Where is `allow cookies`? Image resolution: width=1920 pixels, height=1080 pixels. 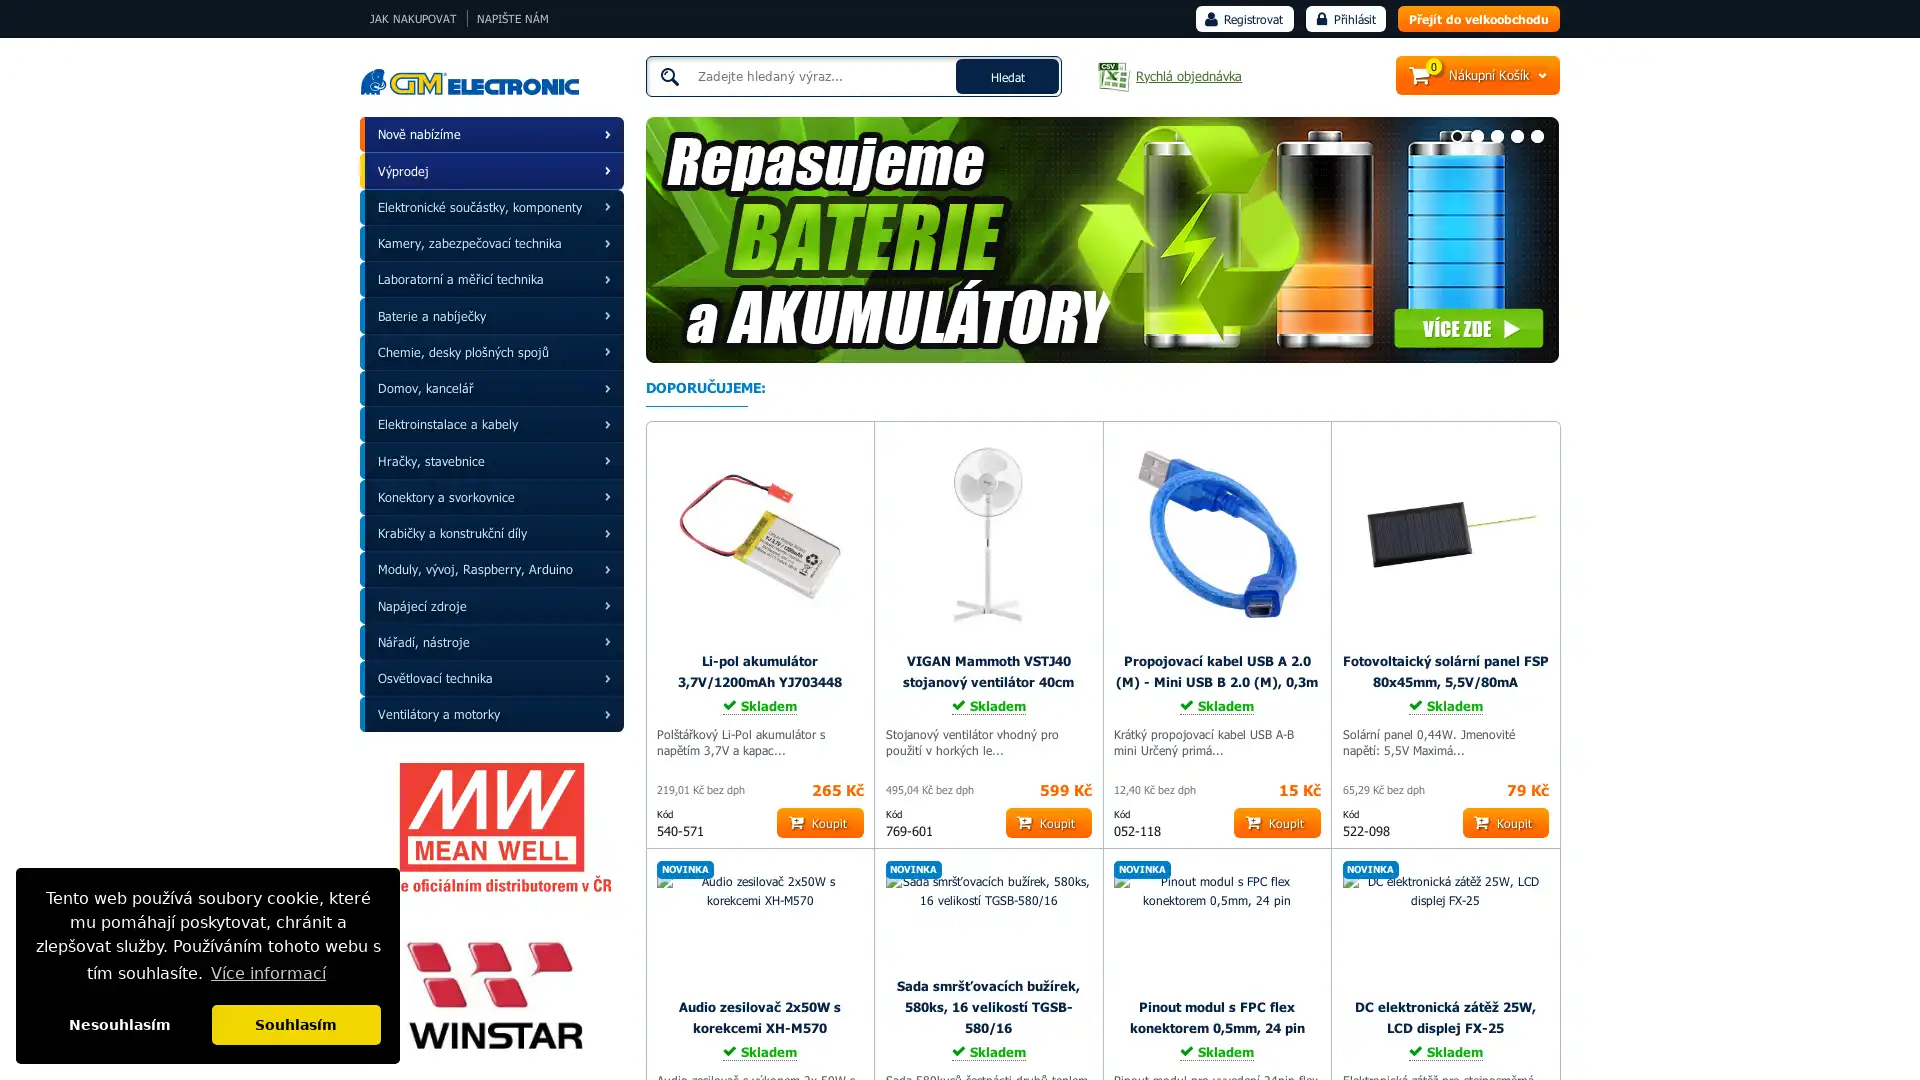
allow cookies is located at coordinates (294, 1024).